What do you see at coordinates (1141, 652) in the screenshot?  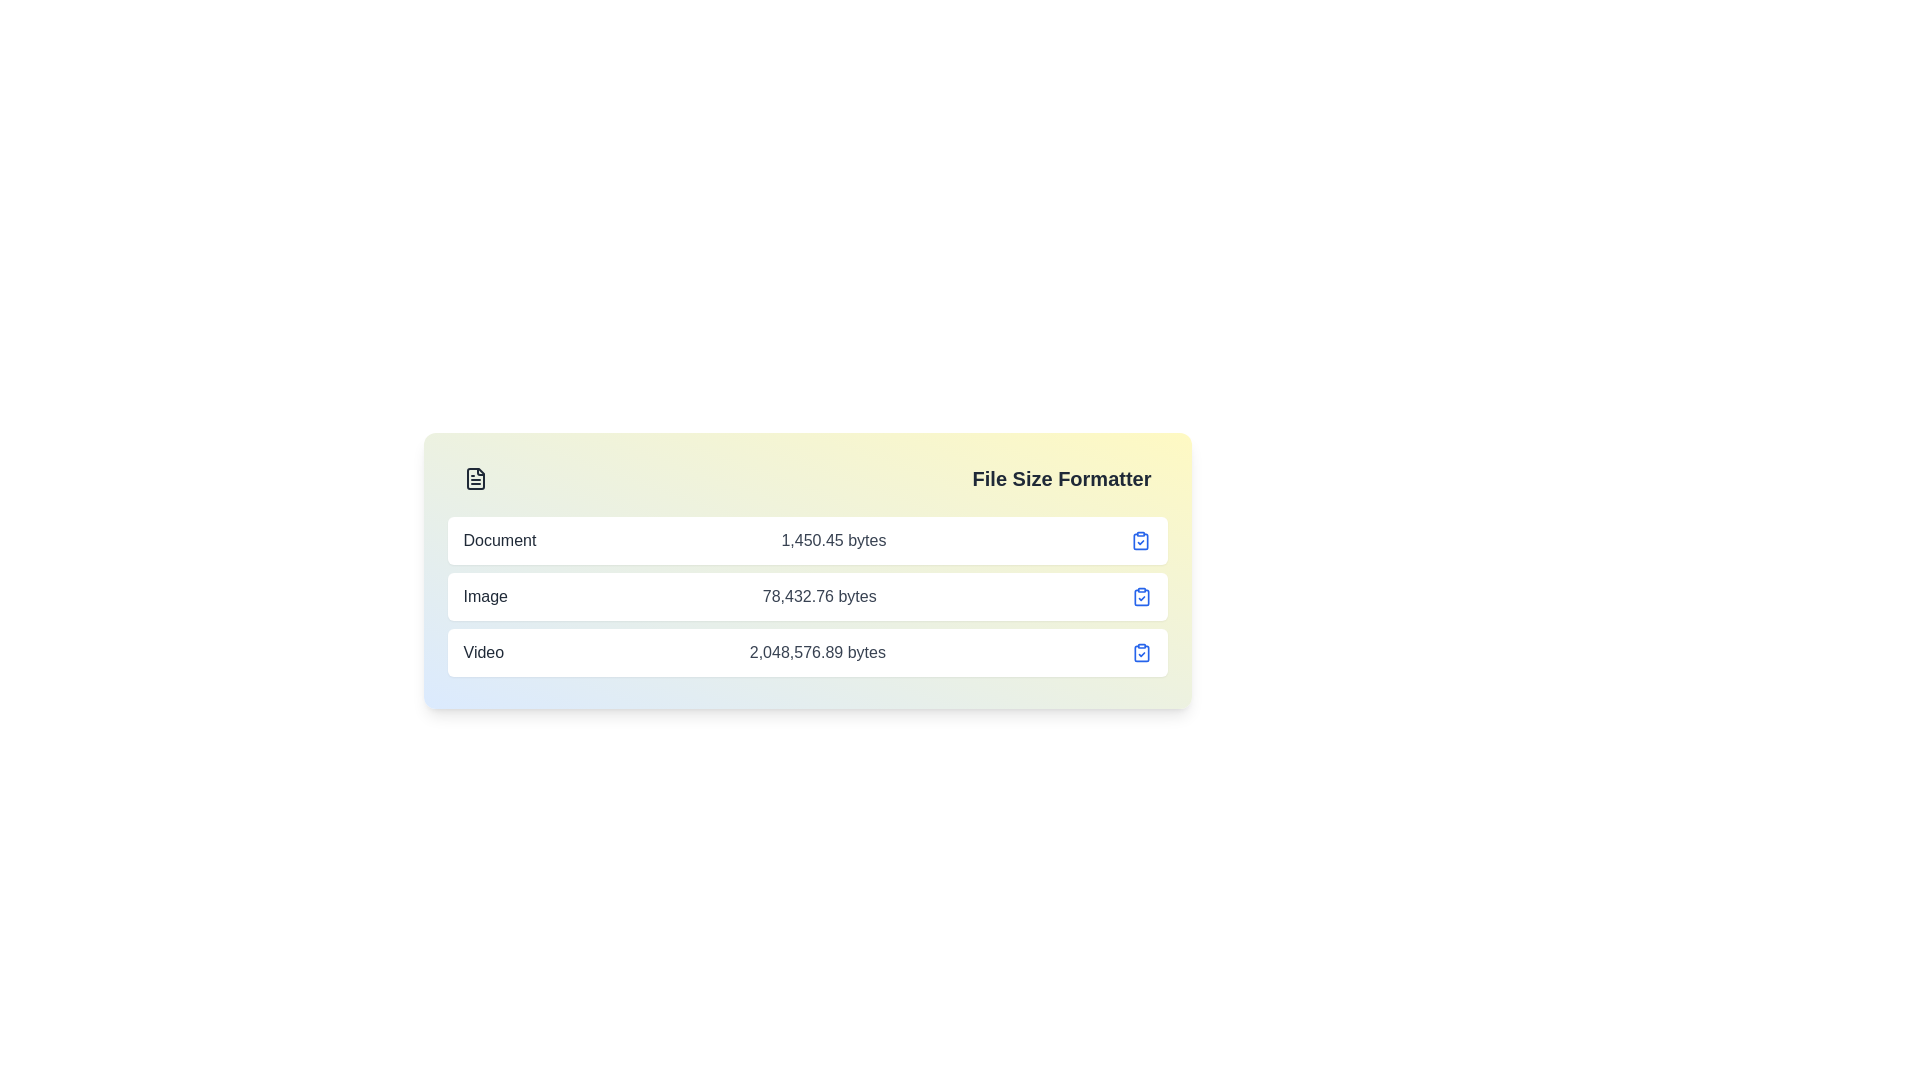 I see `the blue clipboard icon with a checkmark located at the far right of the bottom row associated with 'Video 2,048,576.89 bytes'` at bounding box center [1141, 652].